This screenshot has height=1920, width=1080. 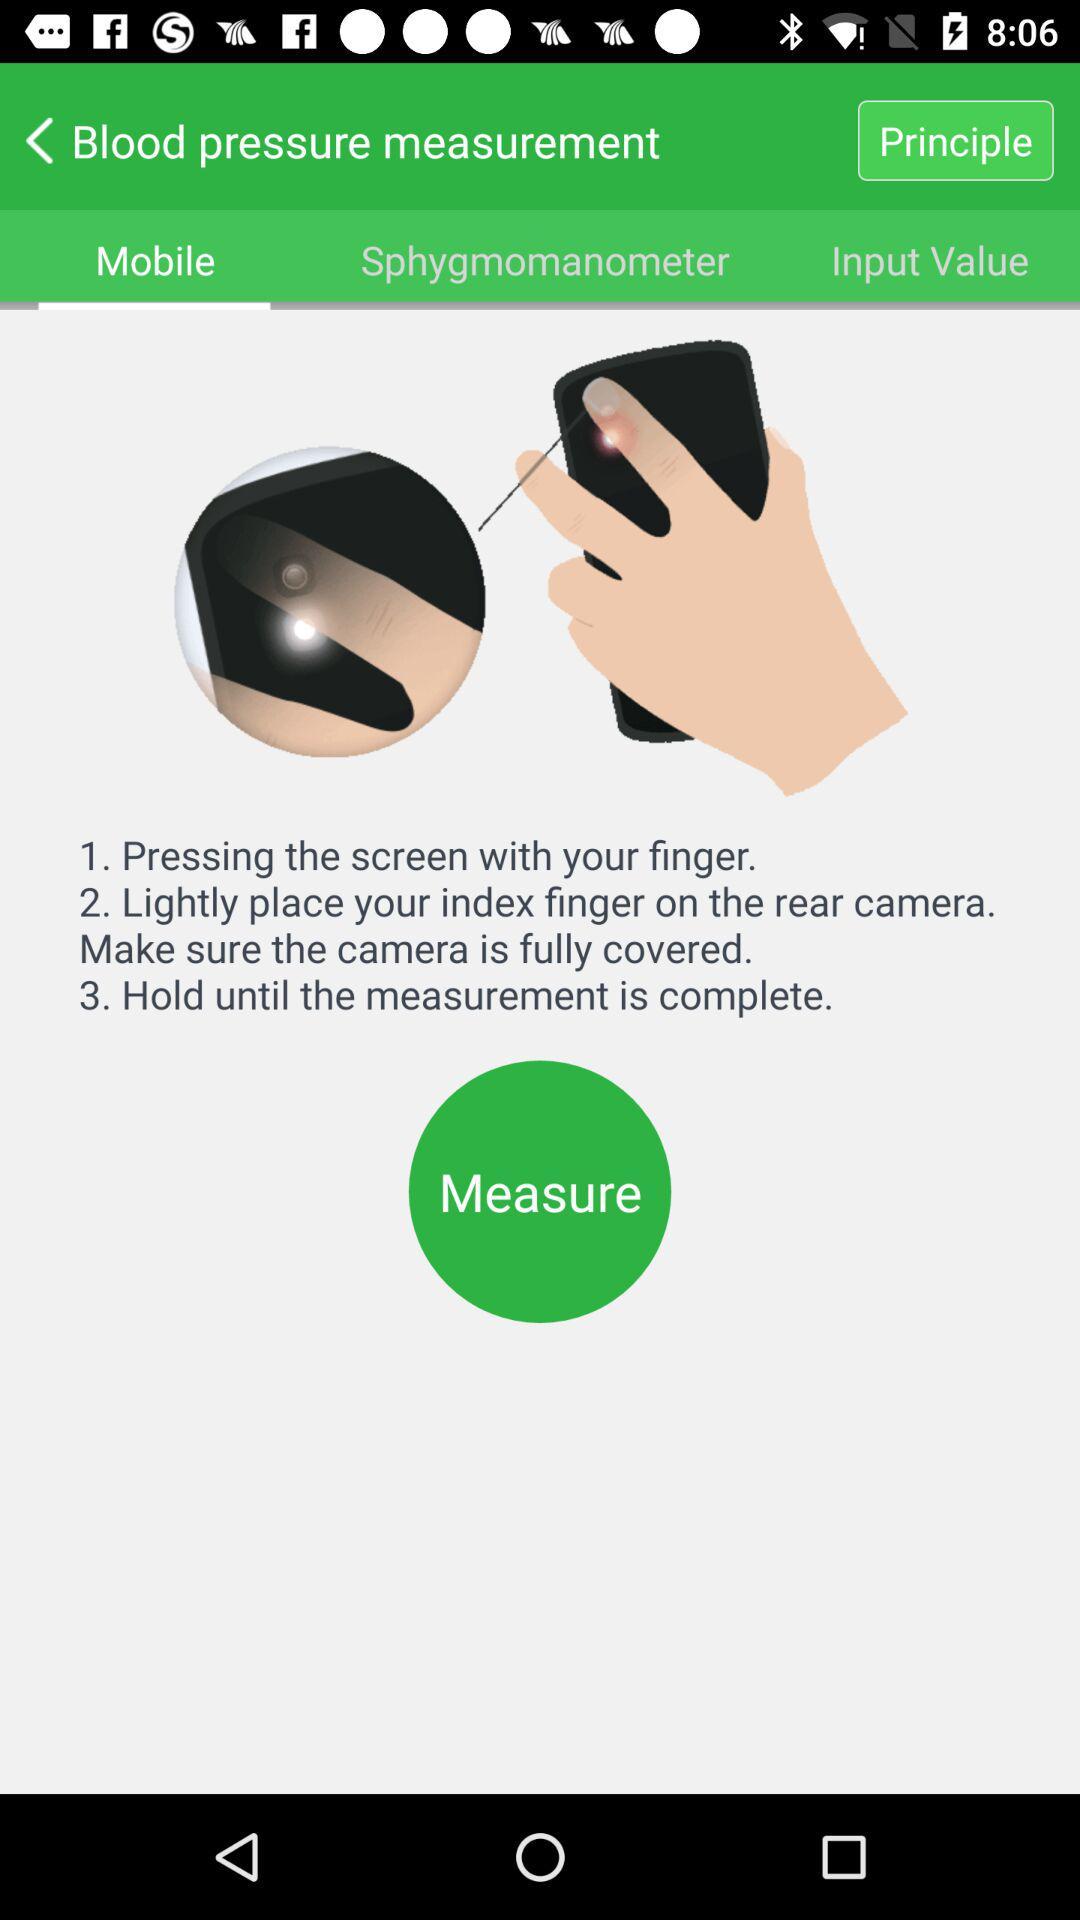 I want to click on icon to the right of the sphygmomanometer icon, so click(x=930, y=258).